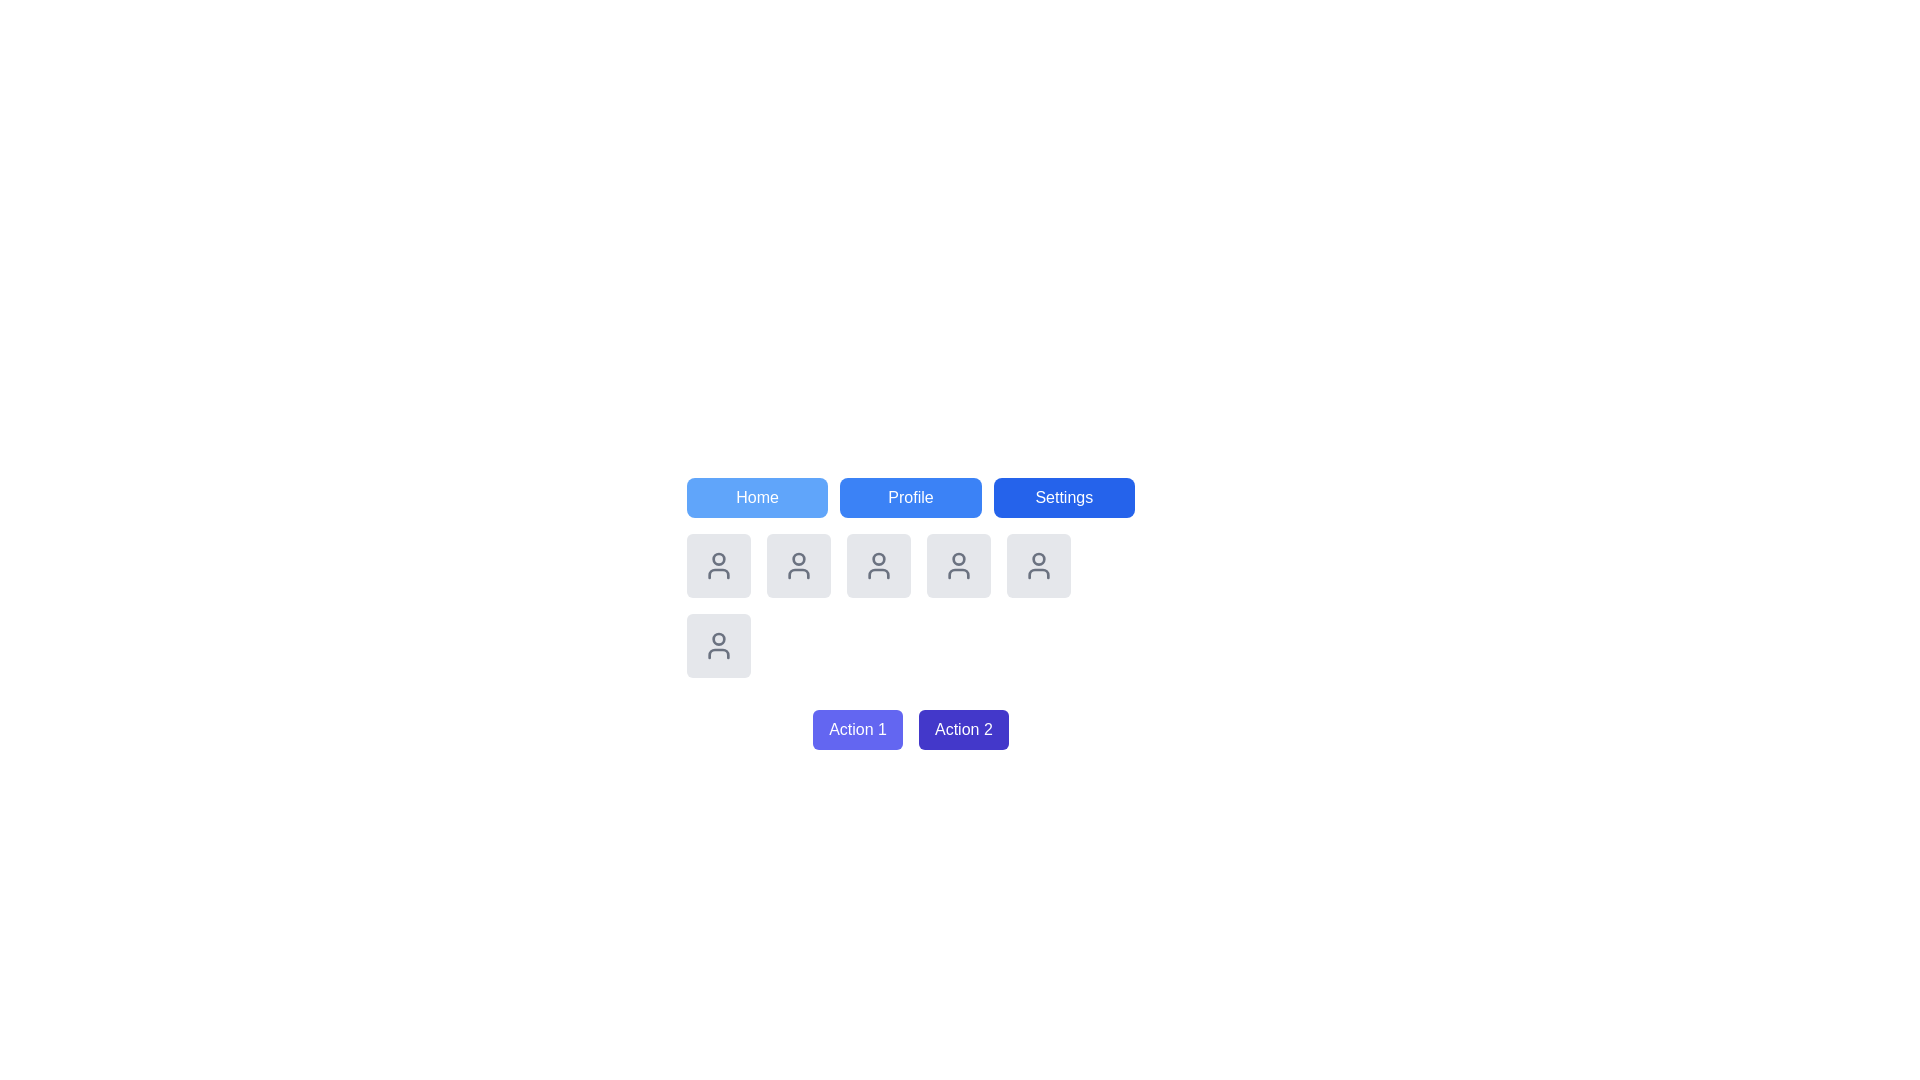  What do you see at coordinates (756, 496) in the screenshot?
I see `the 'Home' navigation button` at bounding box center [756, 496].